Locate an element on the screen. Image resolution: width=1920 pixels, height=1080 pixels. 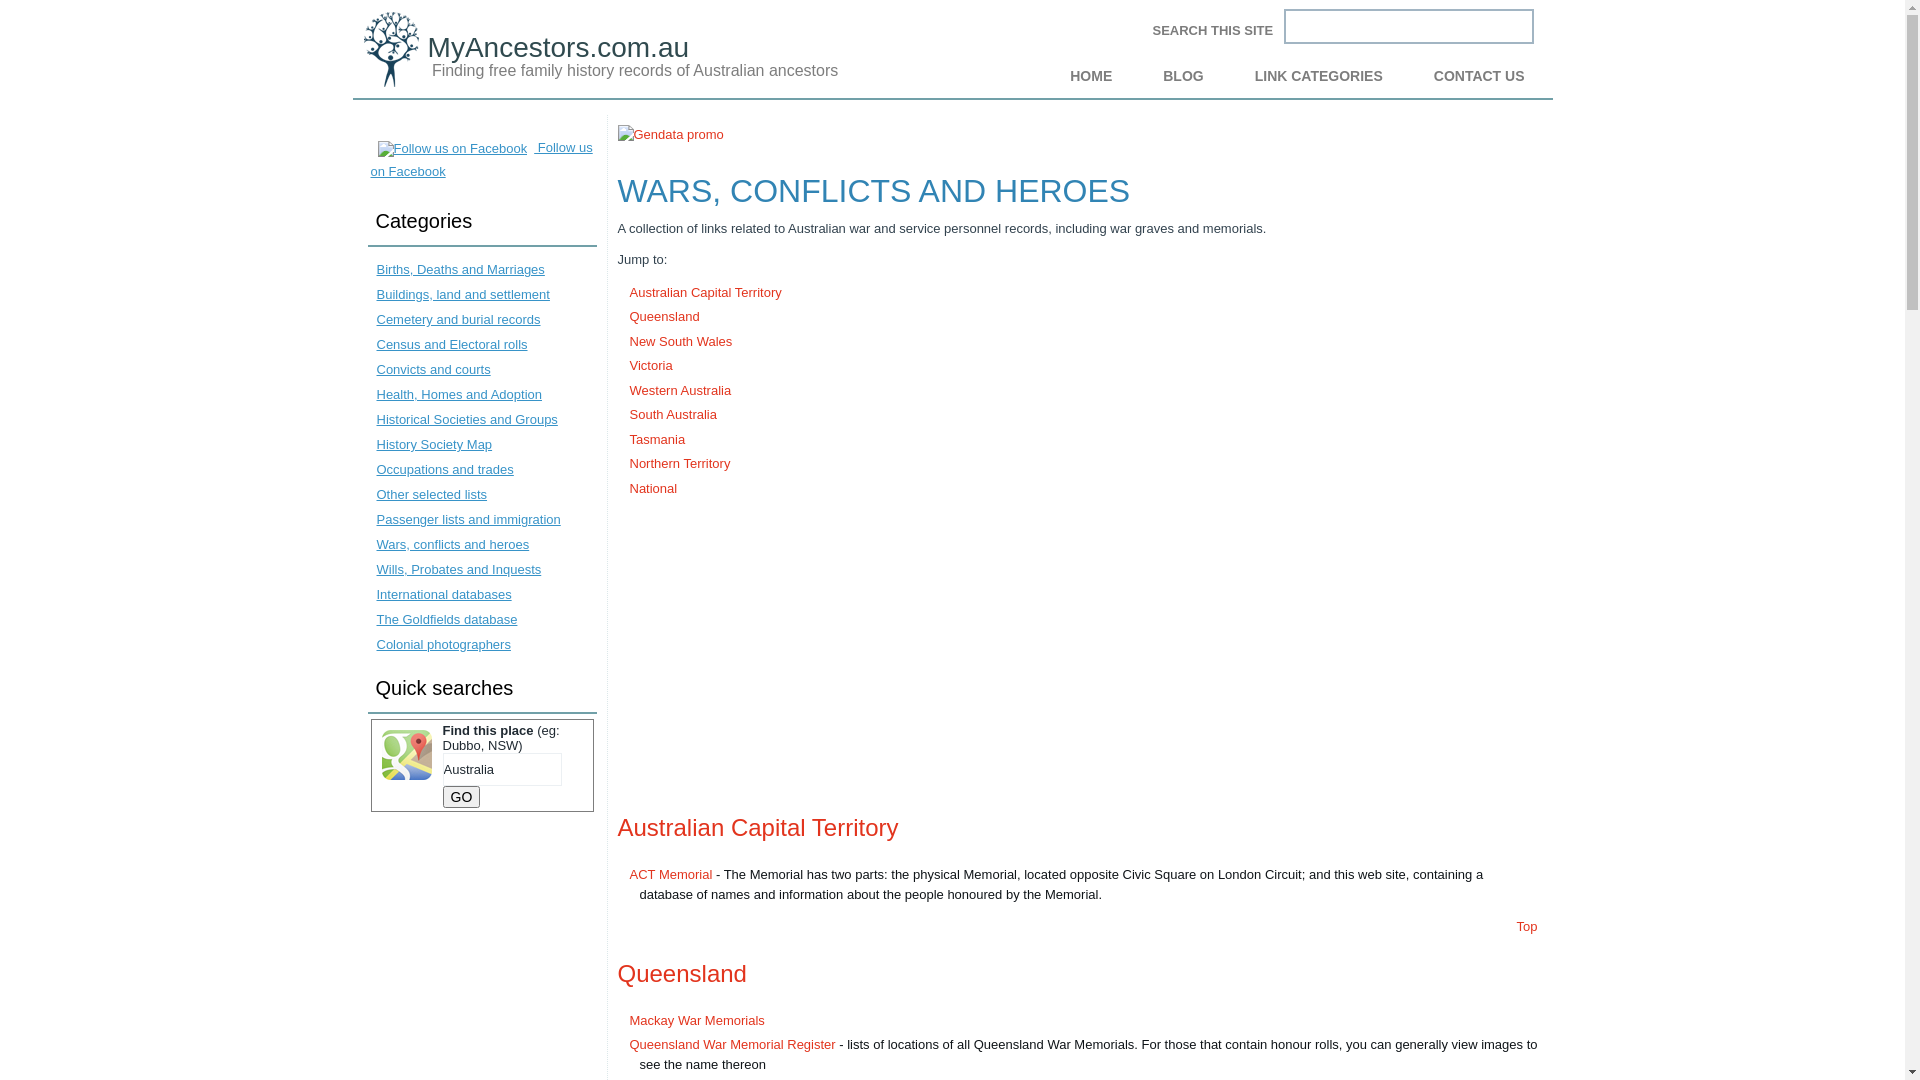
'Births, Deaths and Marriages' is located at coordinates (459, 268).